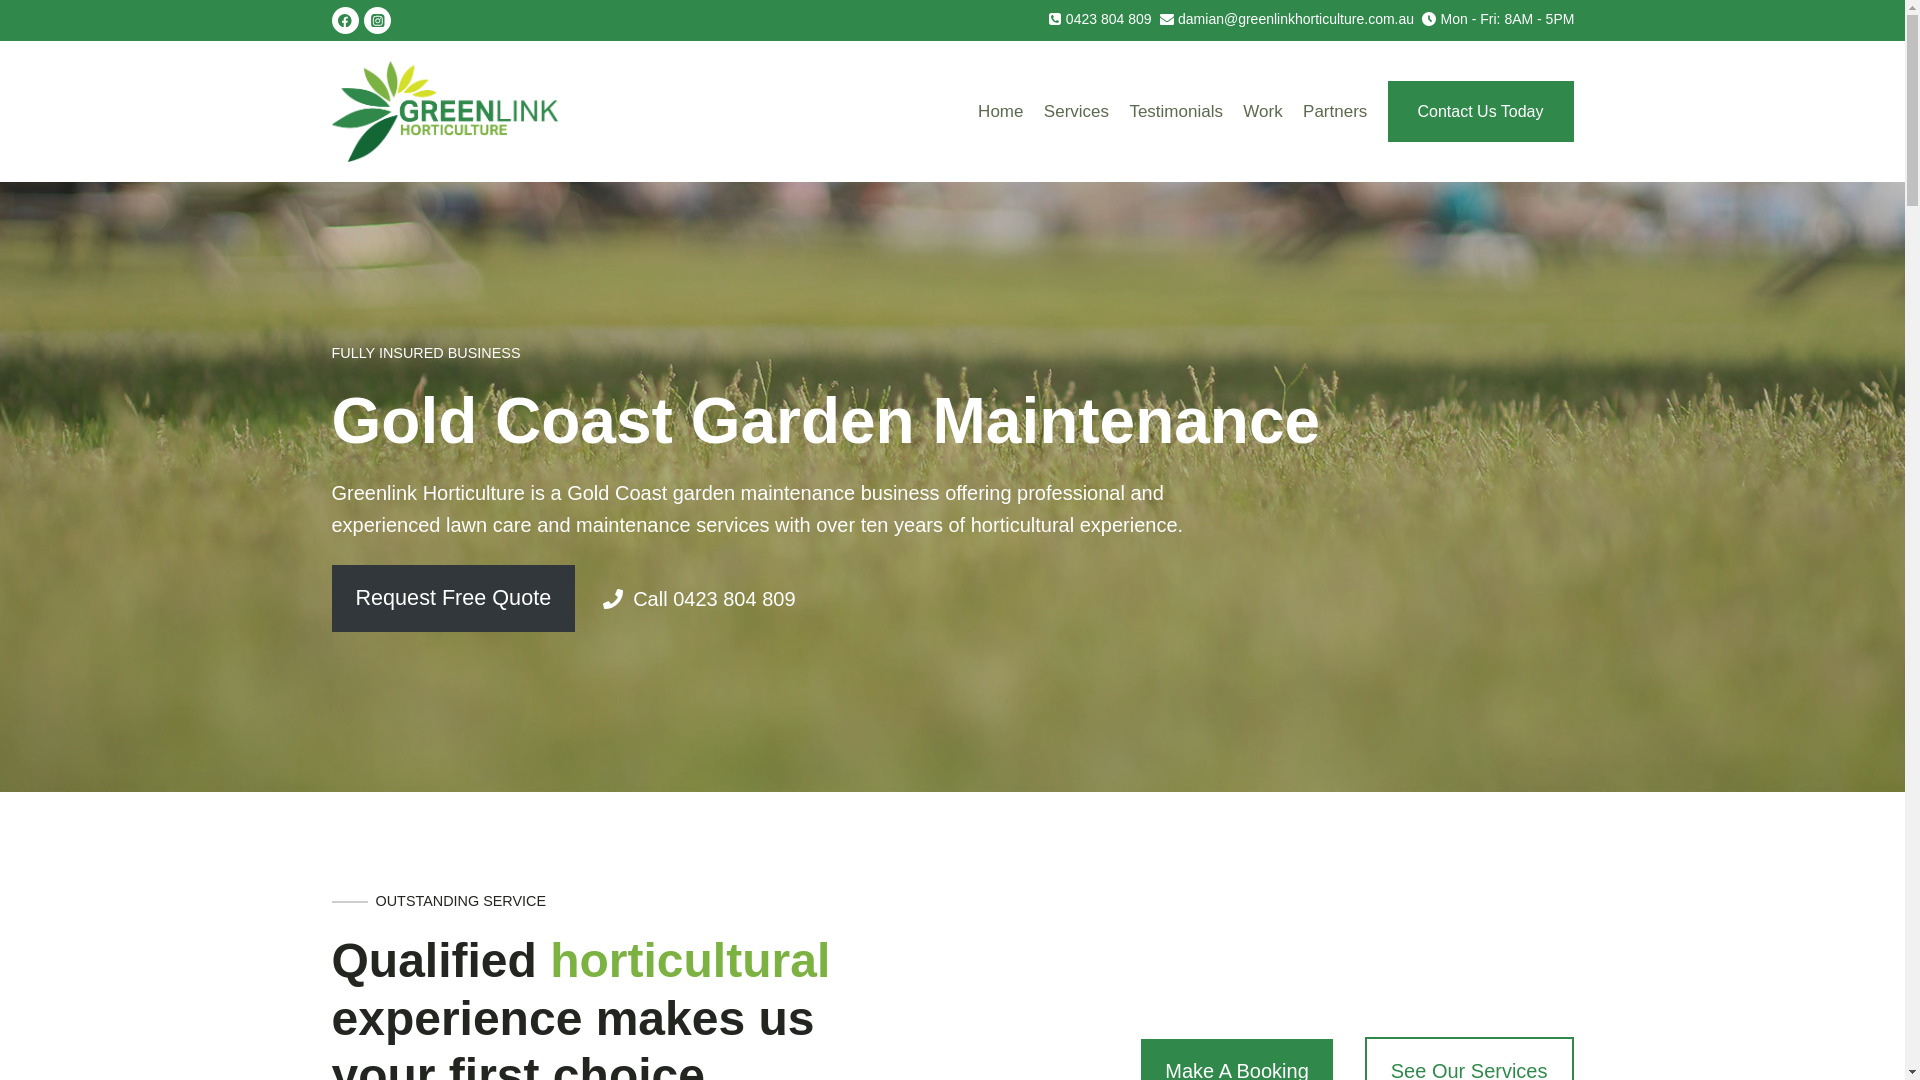  I want to click on 'Contact Us Today', so click(1386, 111).